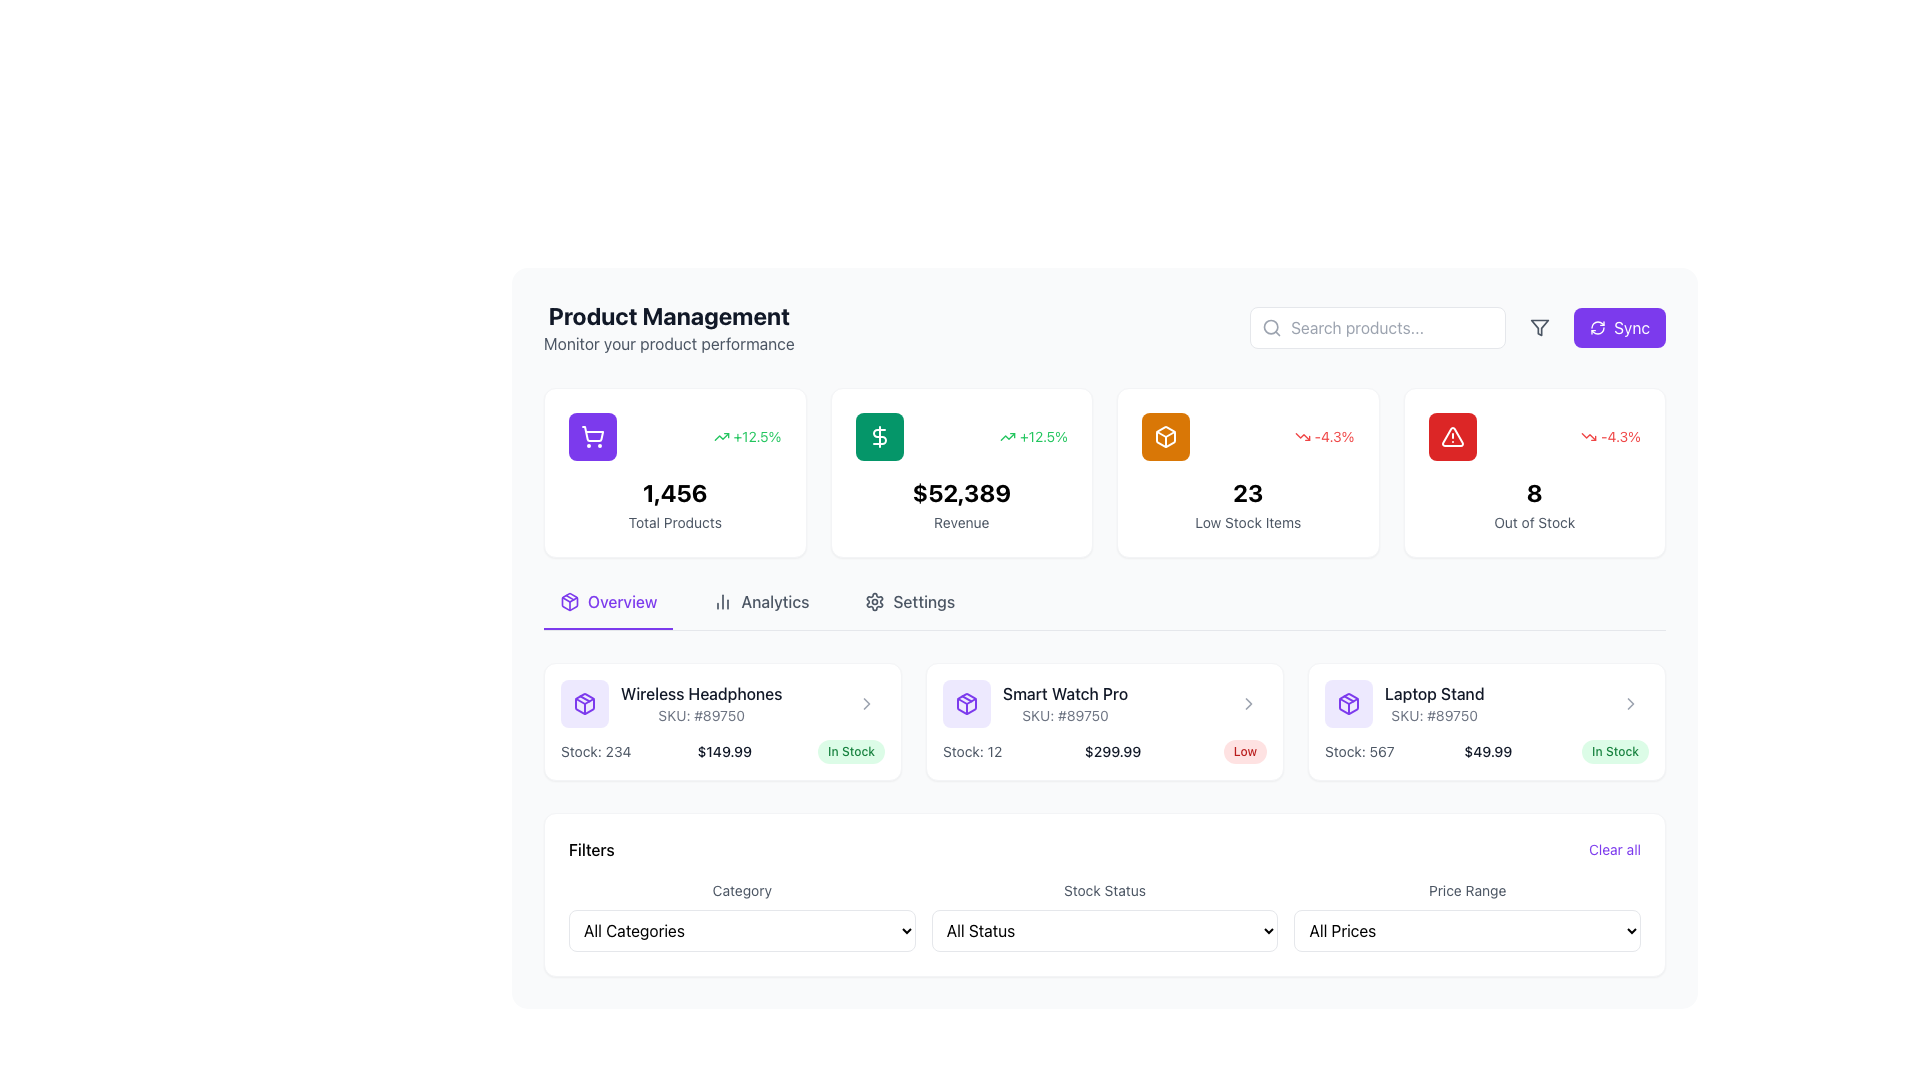 Image resolution: width=1920 pixels, height=1080 pixels. What do you see at coordinates (1539, 326) in the screenshot?
I see `the filter funnel icon located in the top-right corner of the interface, adjacent to the purple 'Sync' button` at bounding box center [1539, 326].